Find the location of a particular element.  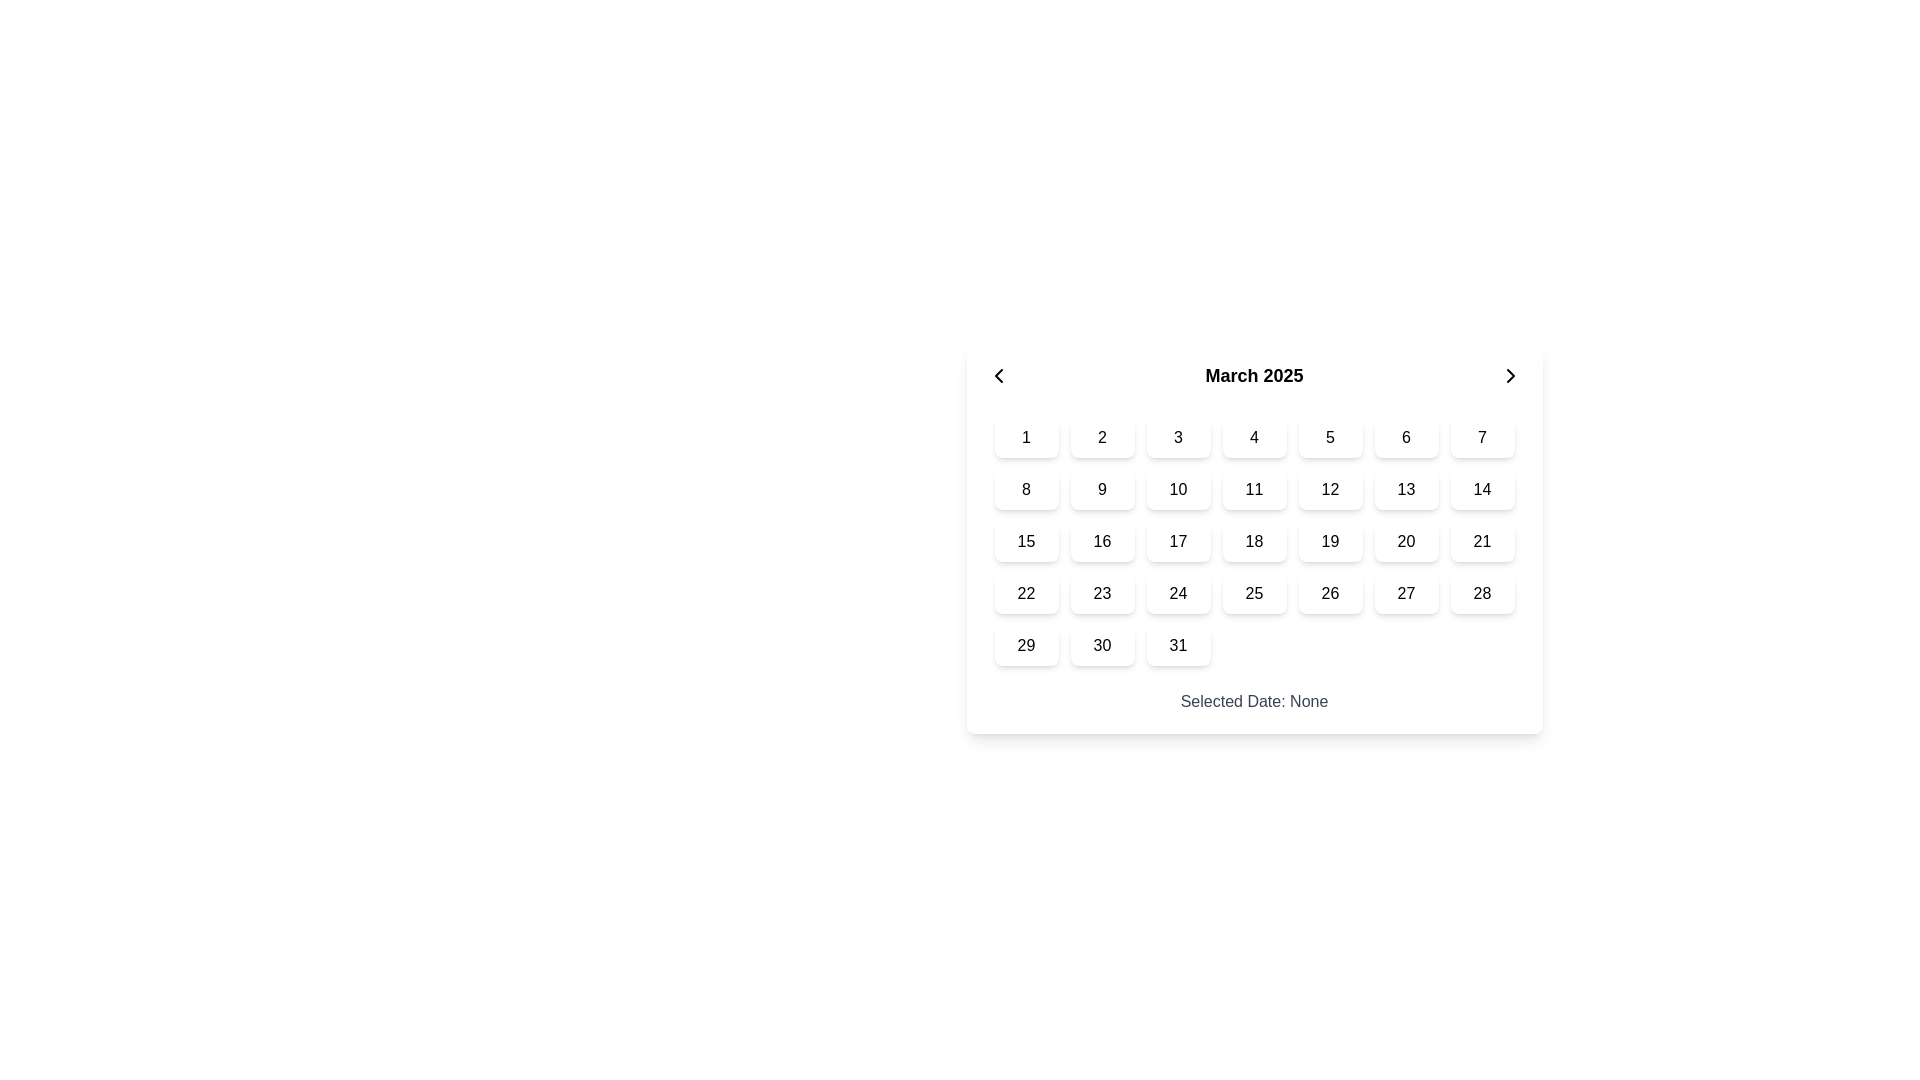

the button displaying the number '25' in black font, which is part of the calendar grid in the fifth column of the fourth row is located at coordinates (1253, 593).